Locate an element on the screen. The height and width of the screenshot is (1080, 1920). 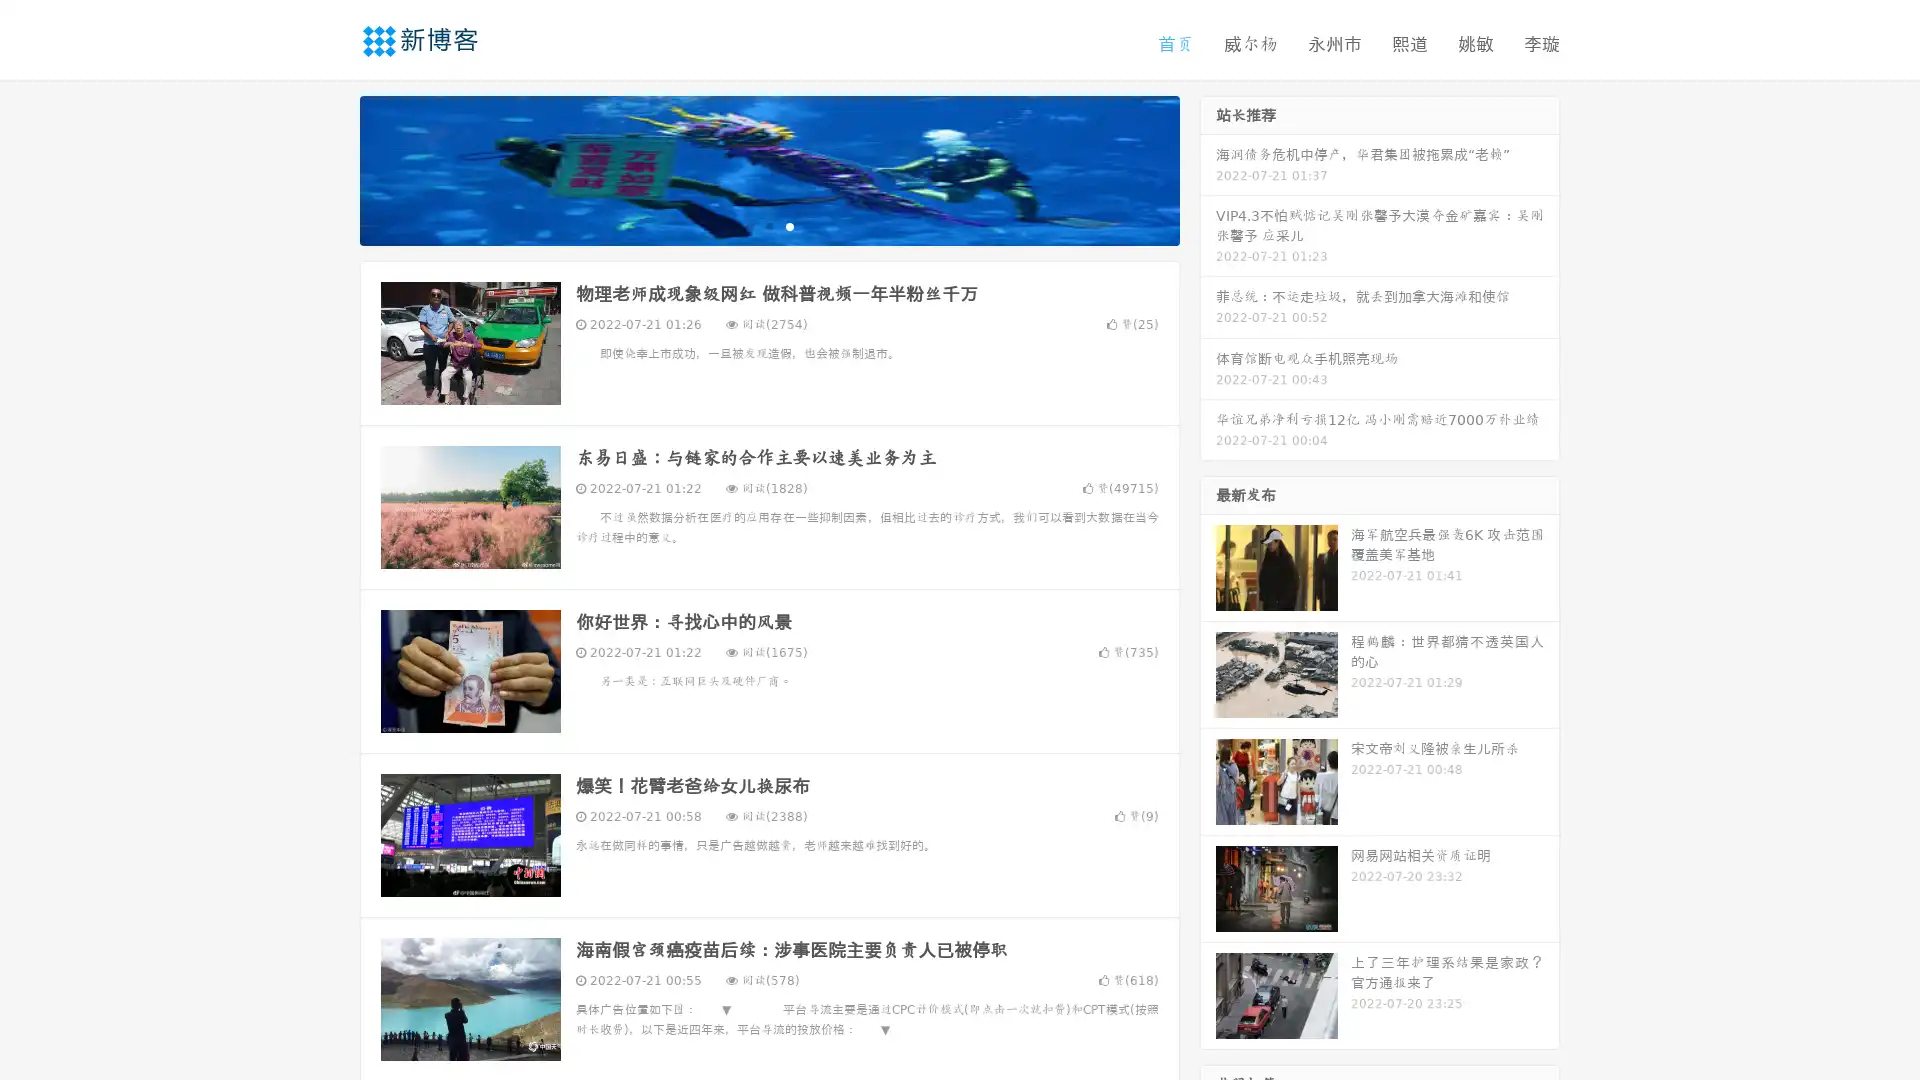
Go to slide 2 is located at coordinates (768, 225).